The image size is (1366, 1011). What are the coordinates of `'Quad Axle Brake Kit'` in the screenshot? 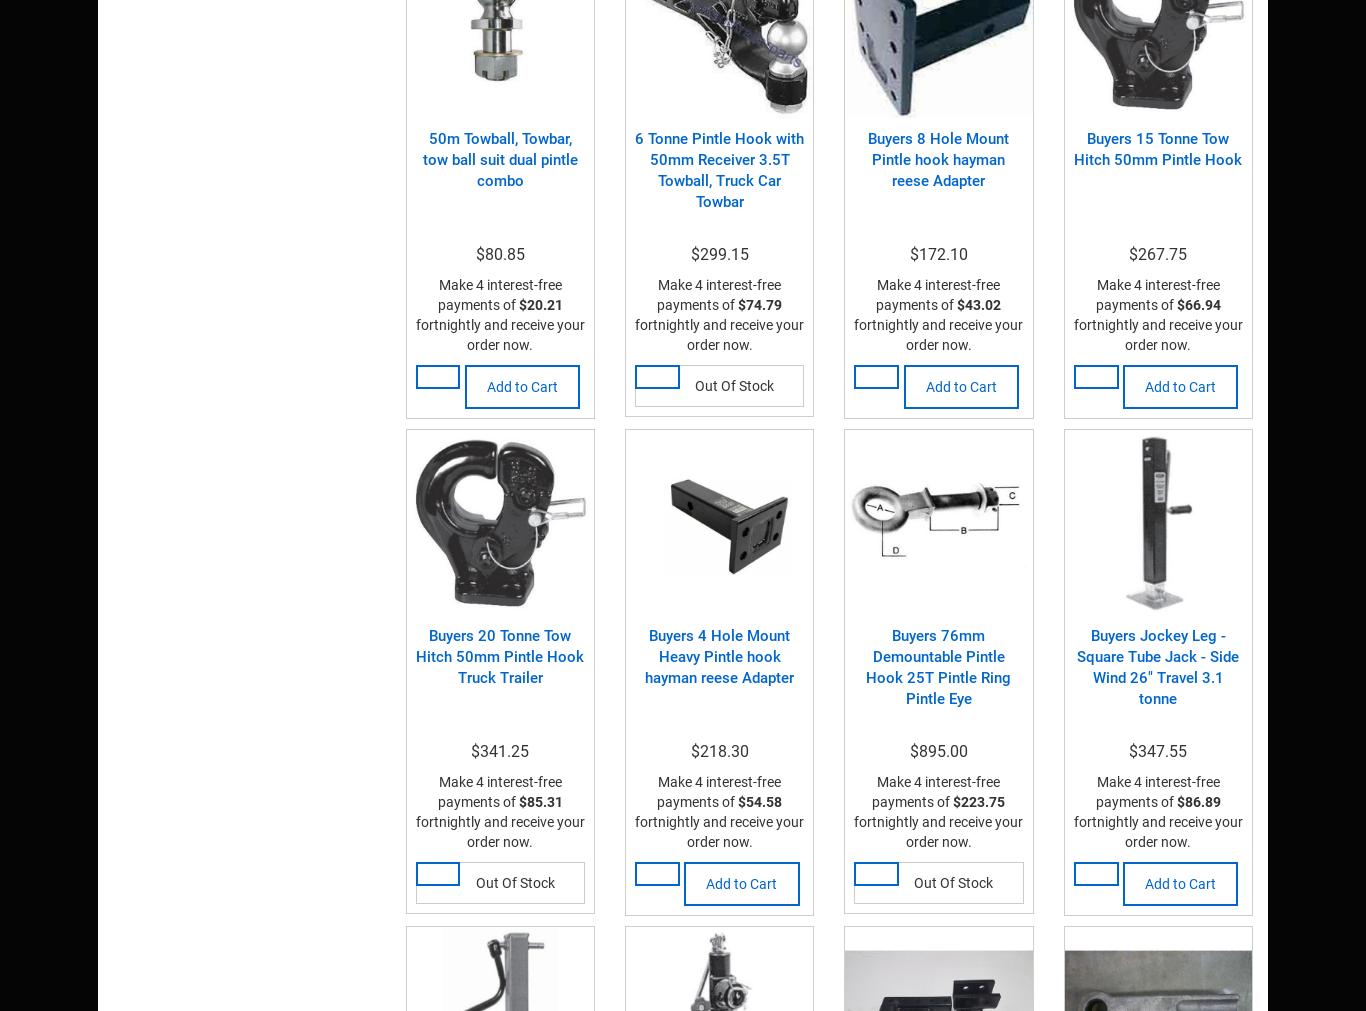 It's located at (554, 83).